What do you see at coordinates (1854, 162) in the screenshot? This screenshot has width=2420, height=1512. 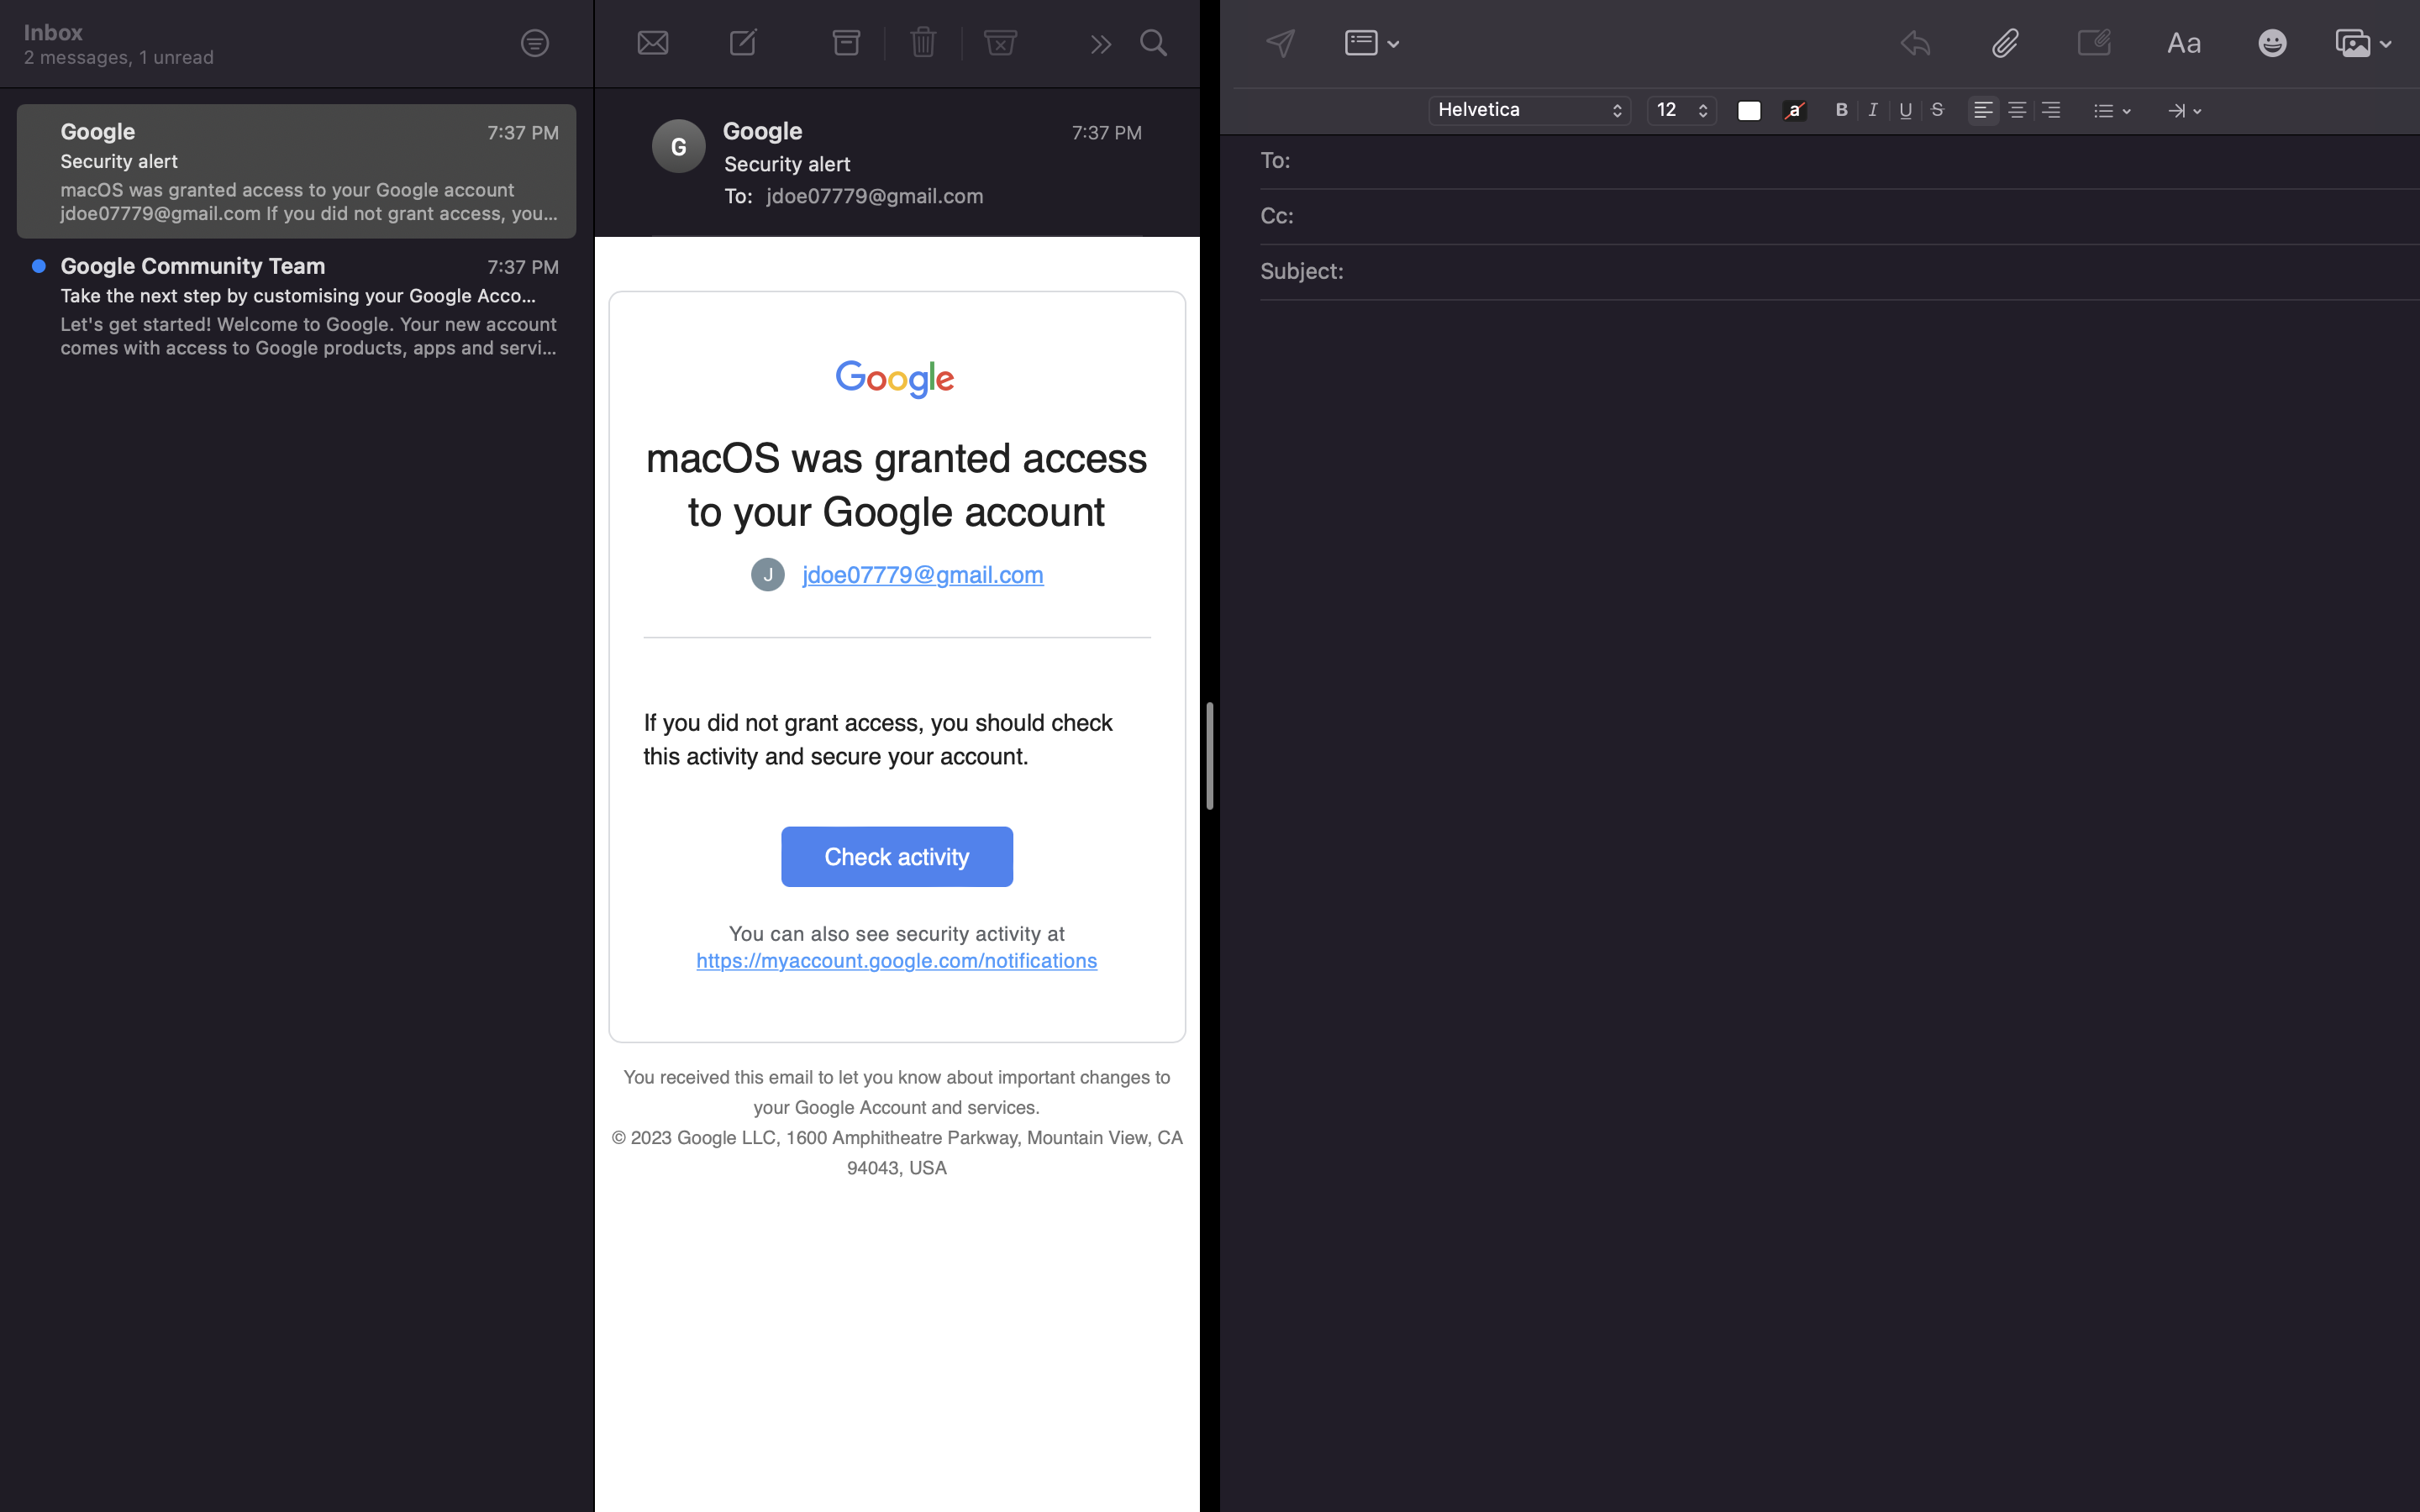 I see `Address the email to "alex@gmail.com"` at bounding box center [1854, 162].